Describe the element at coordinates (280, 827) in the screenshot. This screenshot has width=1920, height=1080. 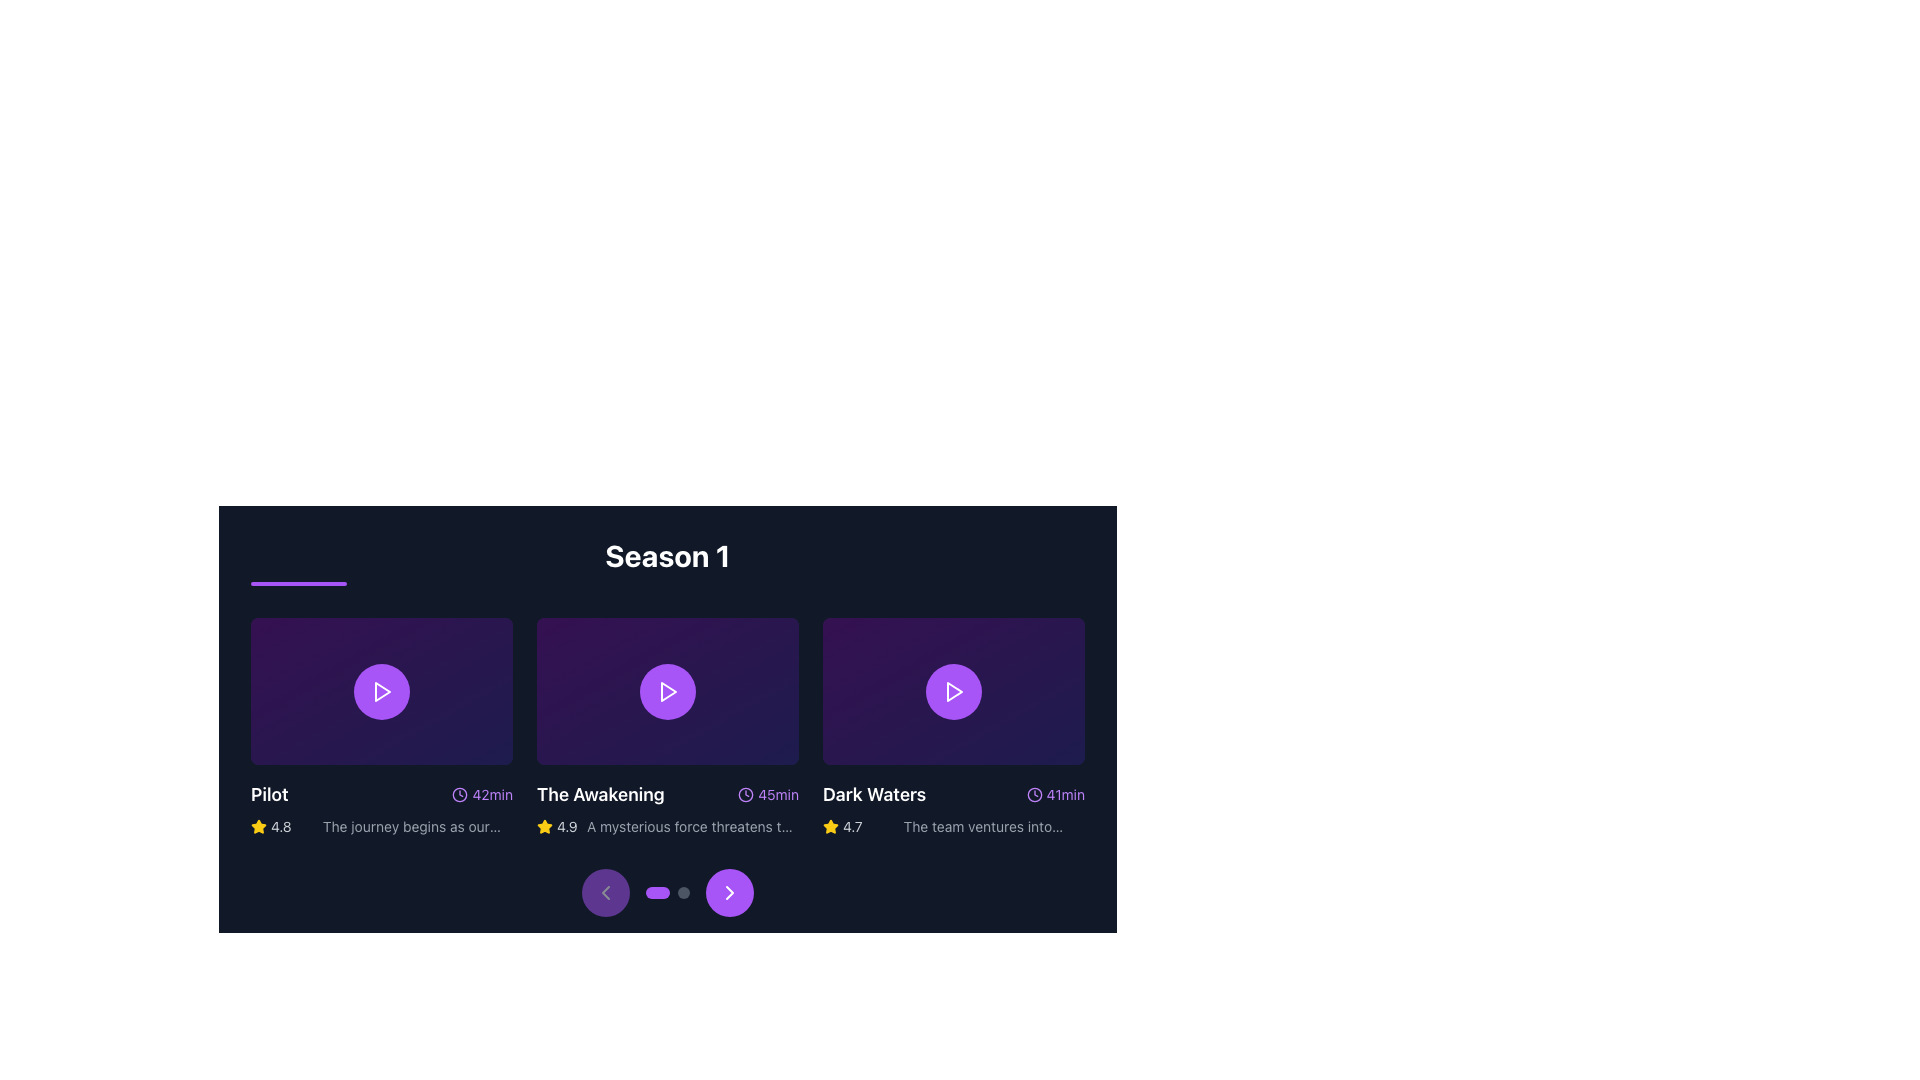
I see `the text label displaying the number '4.8', which is styled in a small gray font and located next to a yellow star icon in the bottom-left section of the first card` at that location.